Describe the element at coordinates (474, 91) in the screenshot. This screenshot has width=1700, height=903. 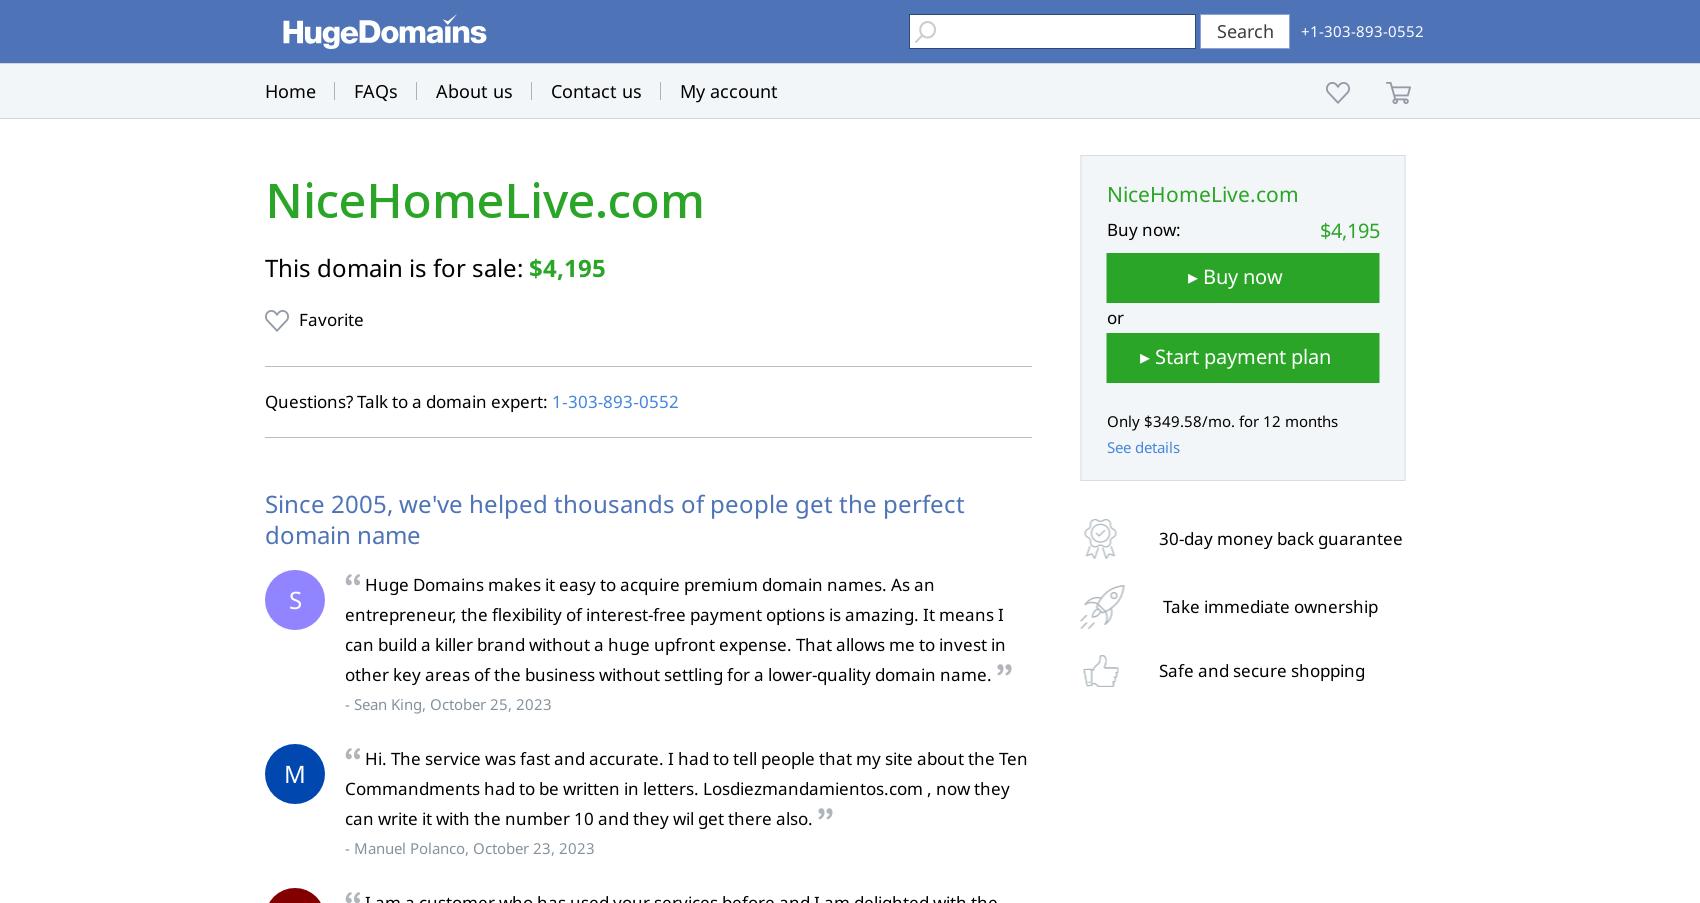
I see `'About us'` at that location.